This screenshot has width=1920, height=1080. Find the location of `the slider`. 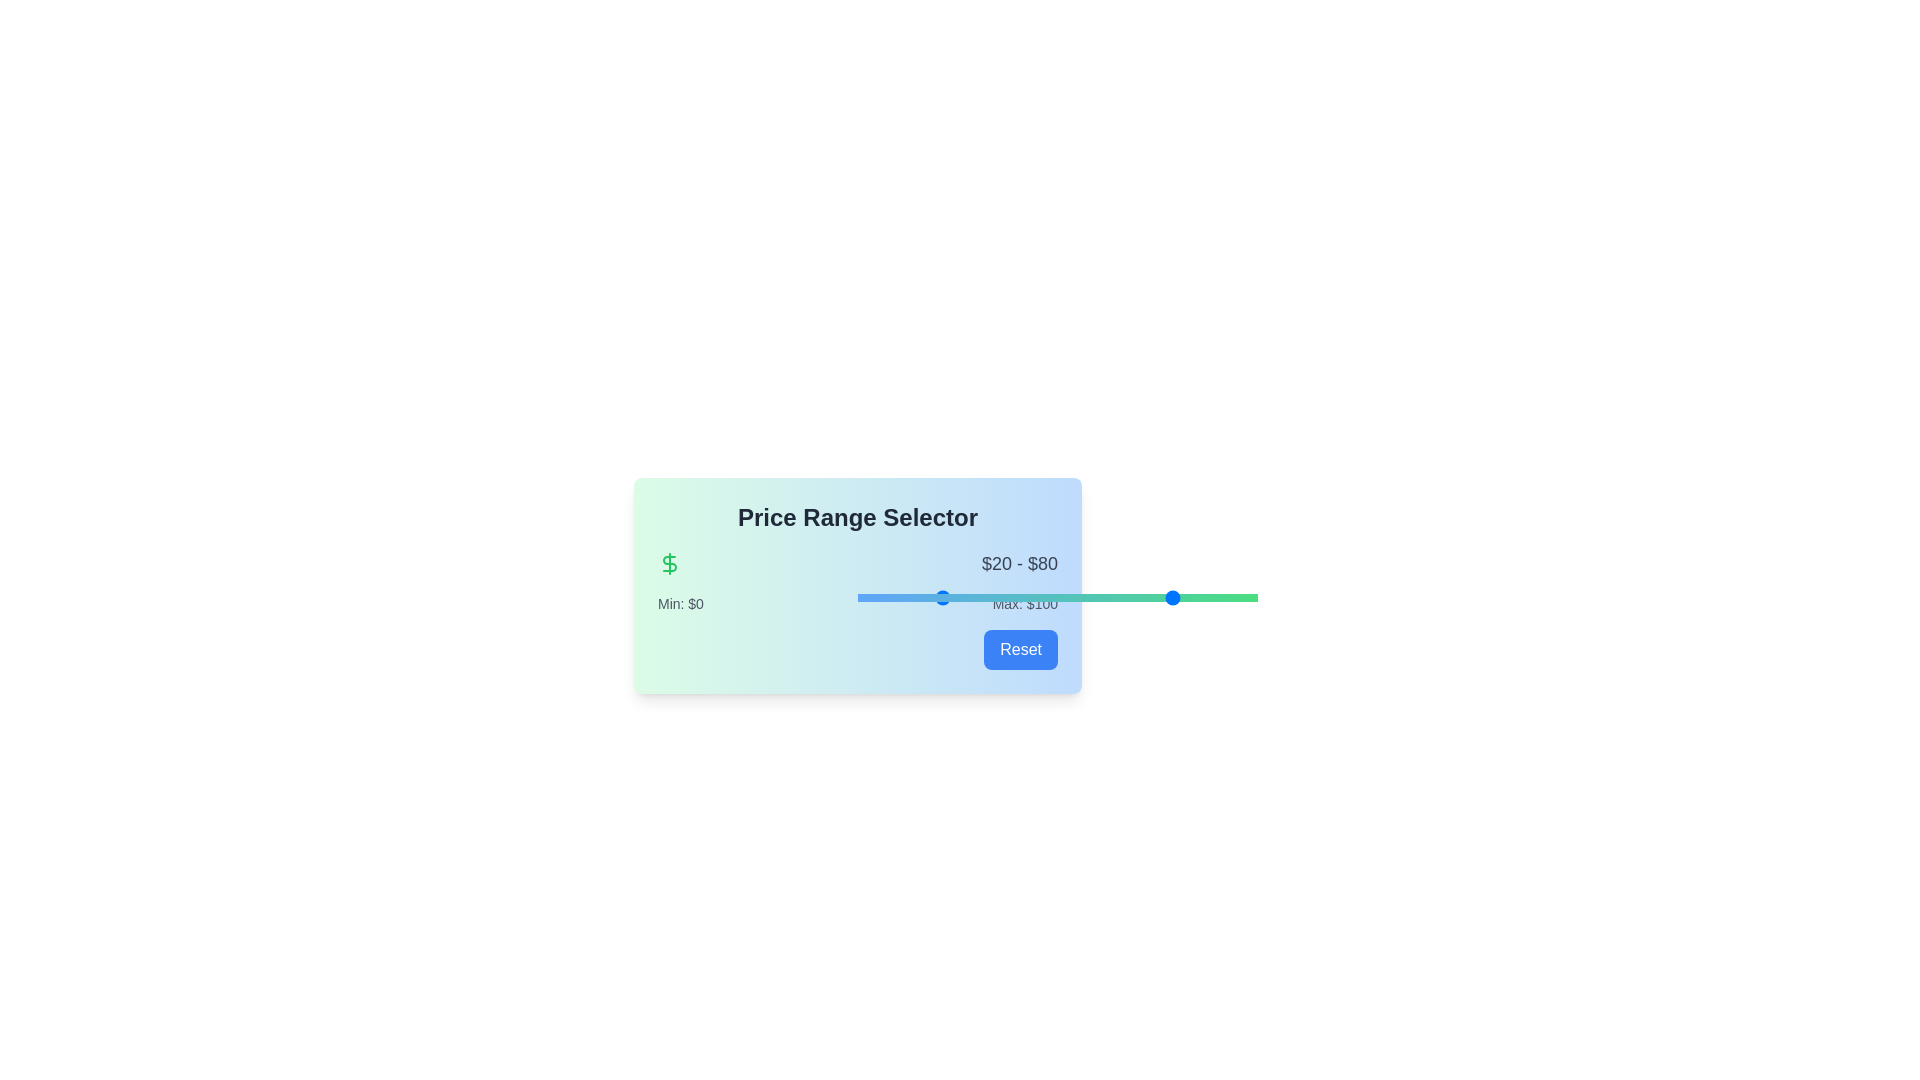

the slider is located at coordinates (892, 596).